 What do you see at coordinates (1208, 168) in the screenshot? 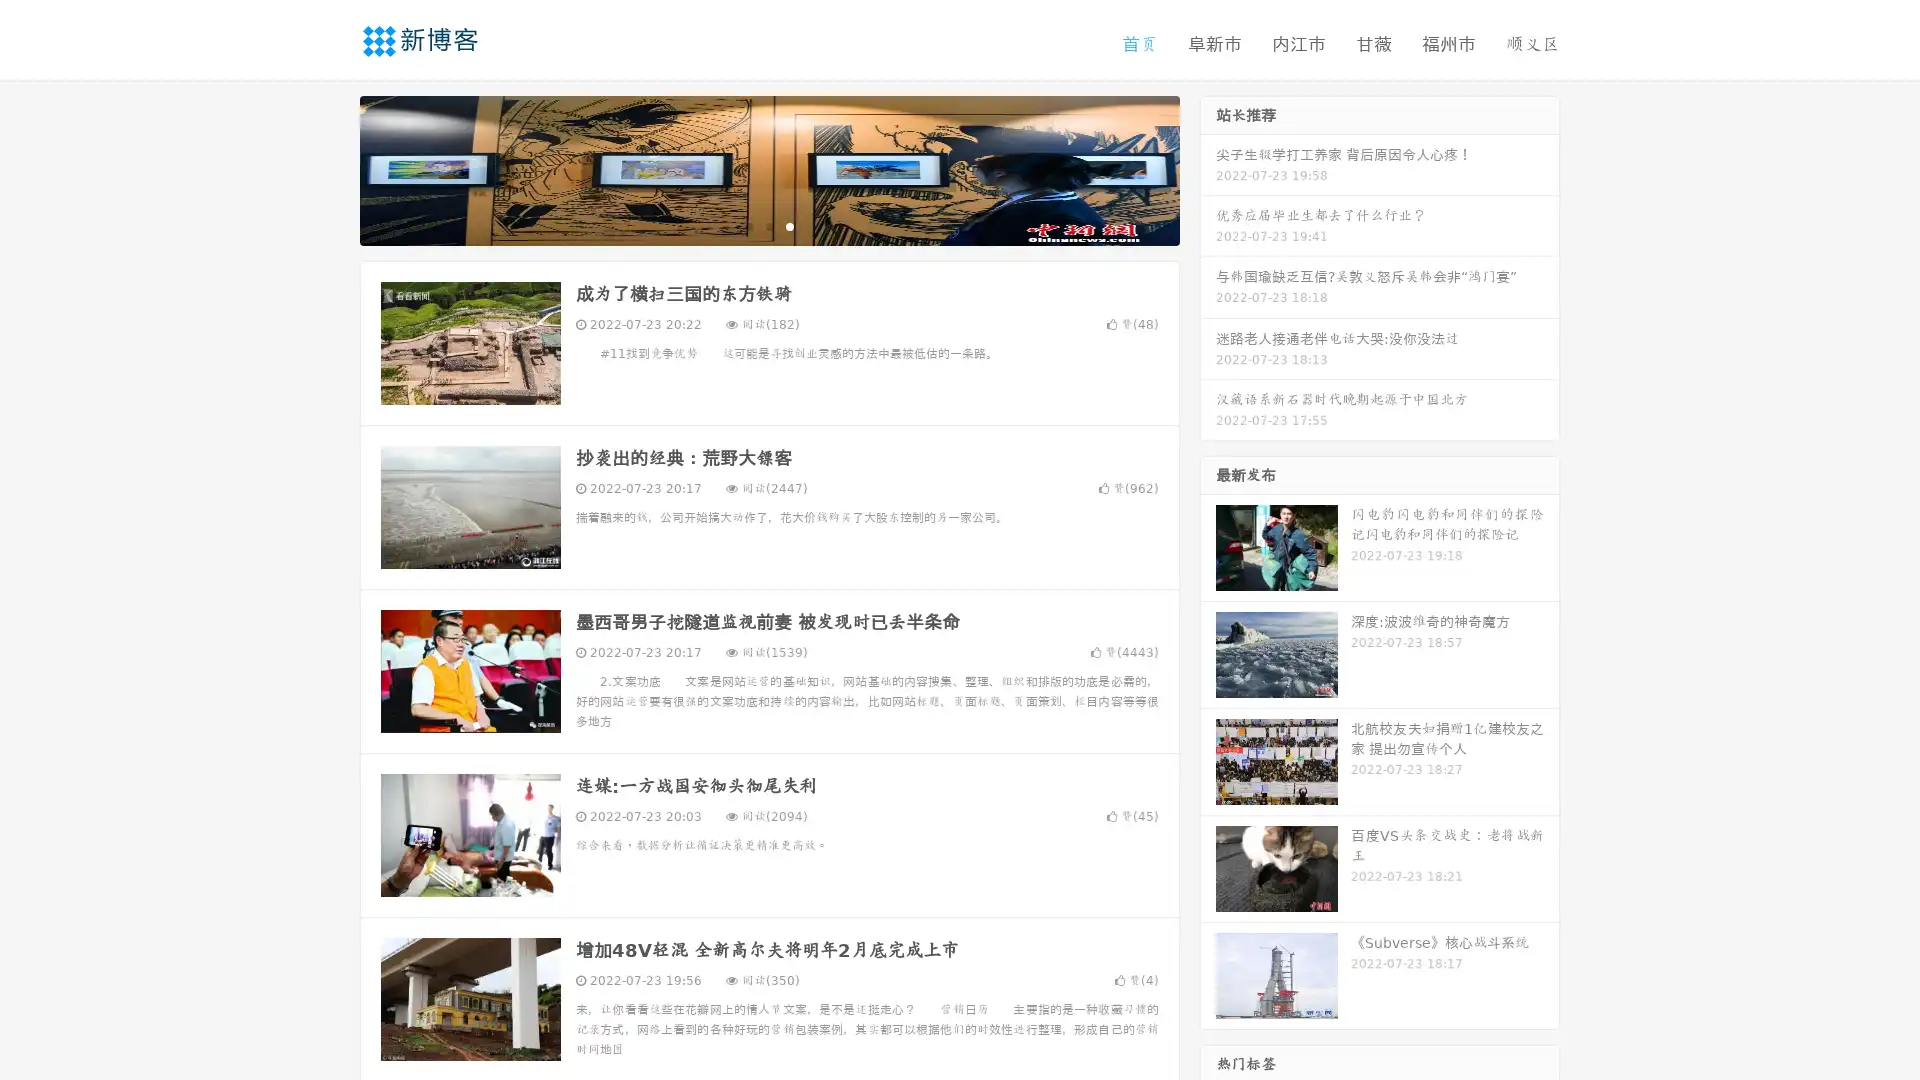
I see `Next slide` at bounding box center [1208, 168].